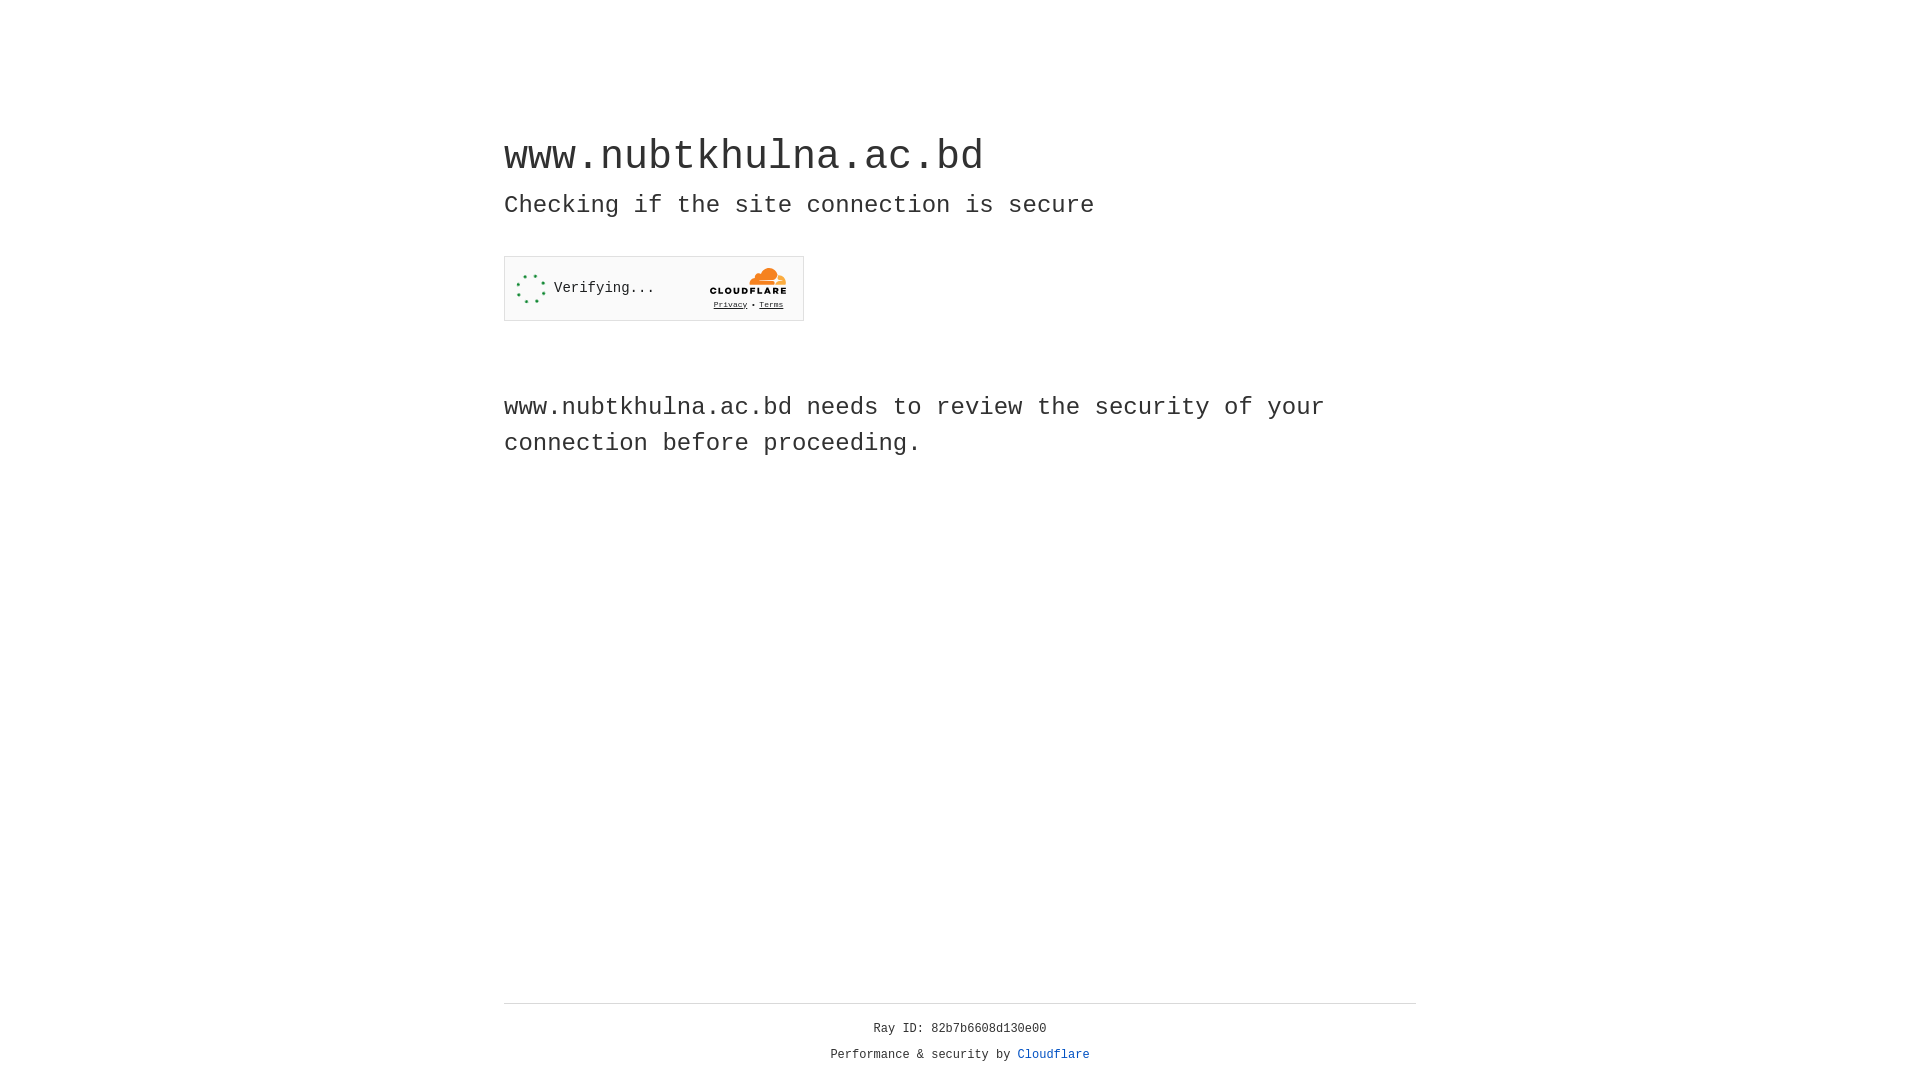 Image resolution: width=1920 pixels, height=1080 pixels. What do you see at coordinates (653, 288) in the screenshot?
I see `'Widget containing a Cloudflare security challenge'` at bounding box center [653, 288].